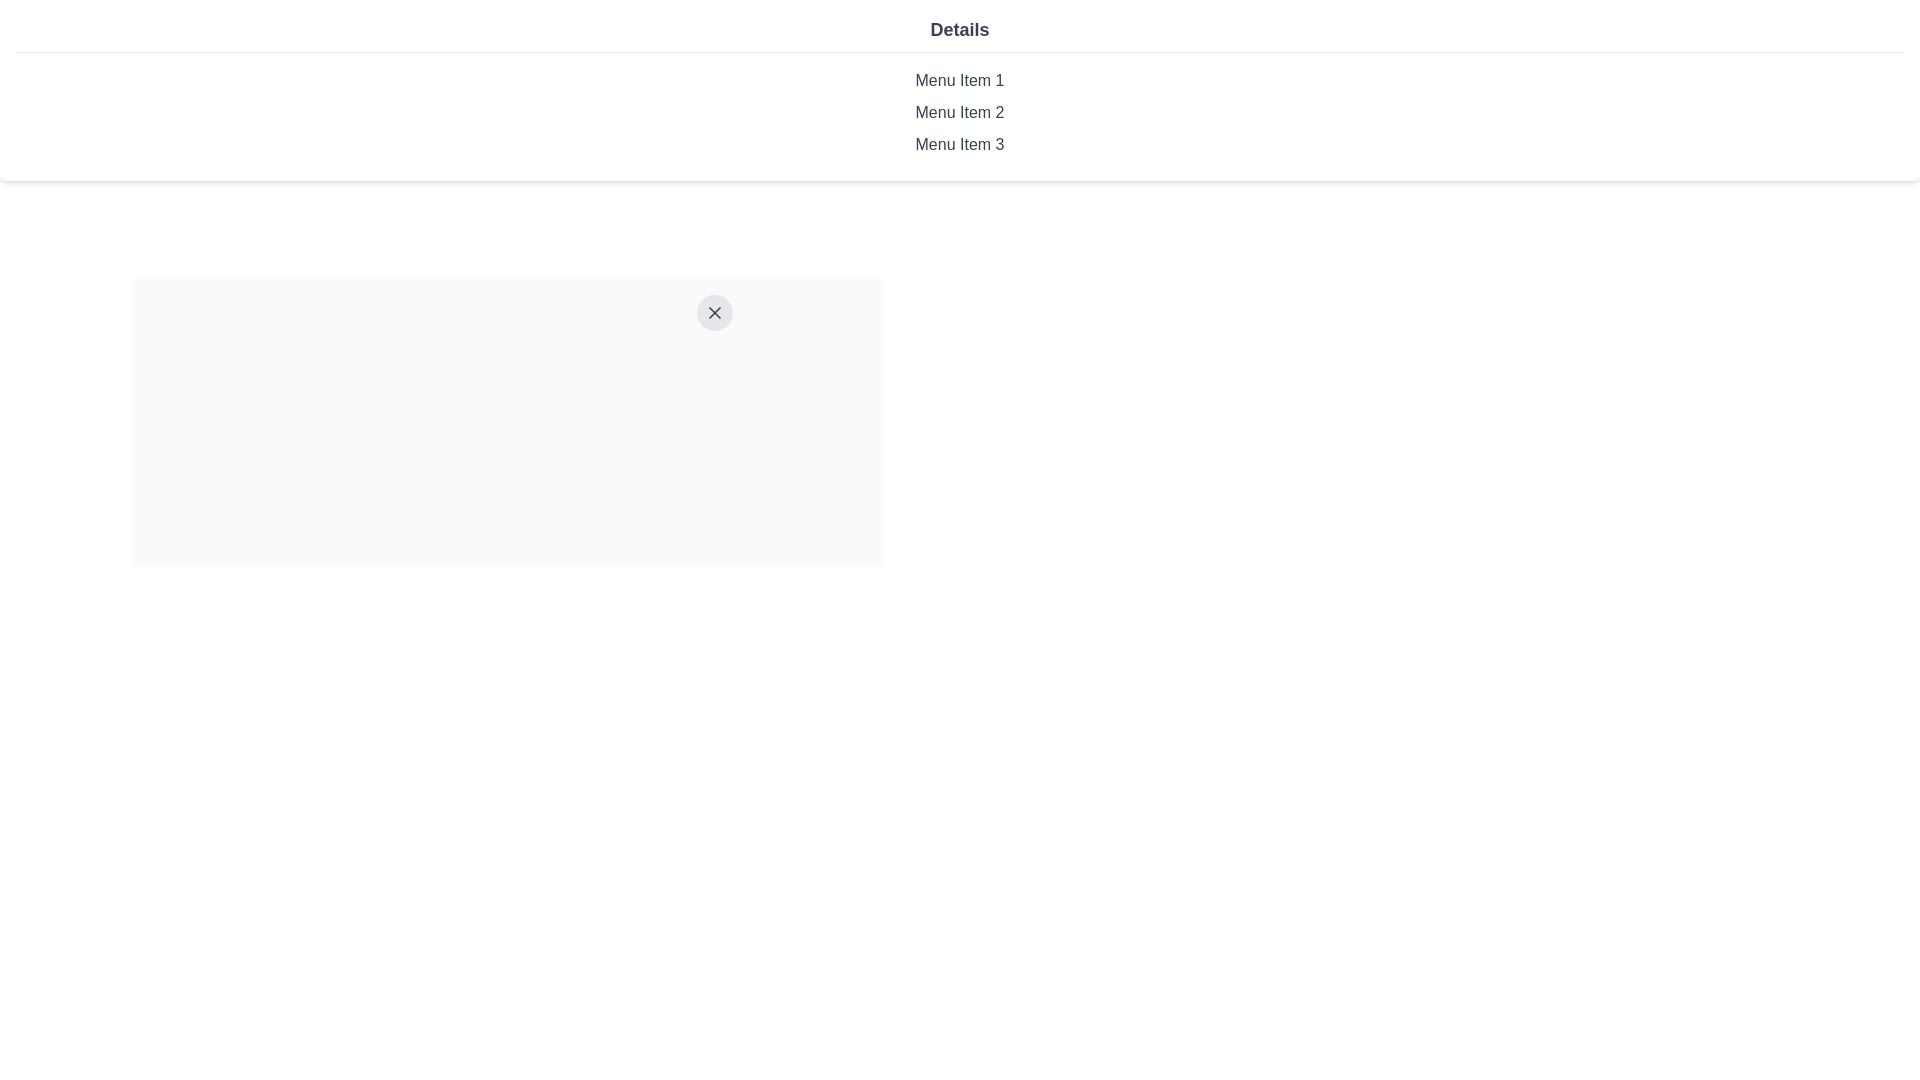  Describe the element at coordinates (714, 312) in the screenshot. I see `the circular button with a light gray background and a black 'X' icon in the top-right corner` at that location.